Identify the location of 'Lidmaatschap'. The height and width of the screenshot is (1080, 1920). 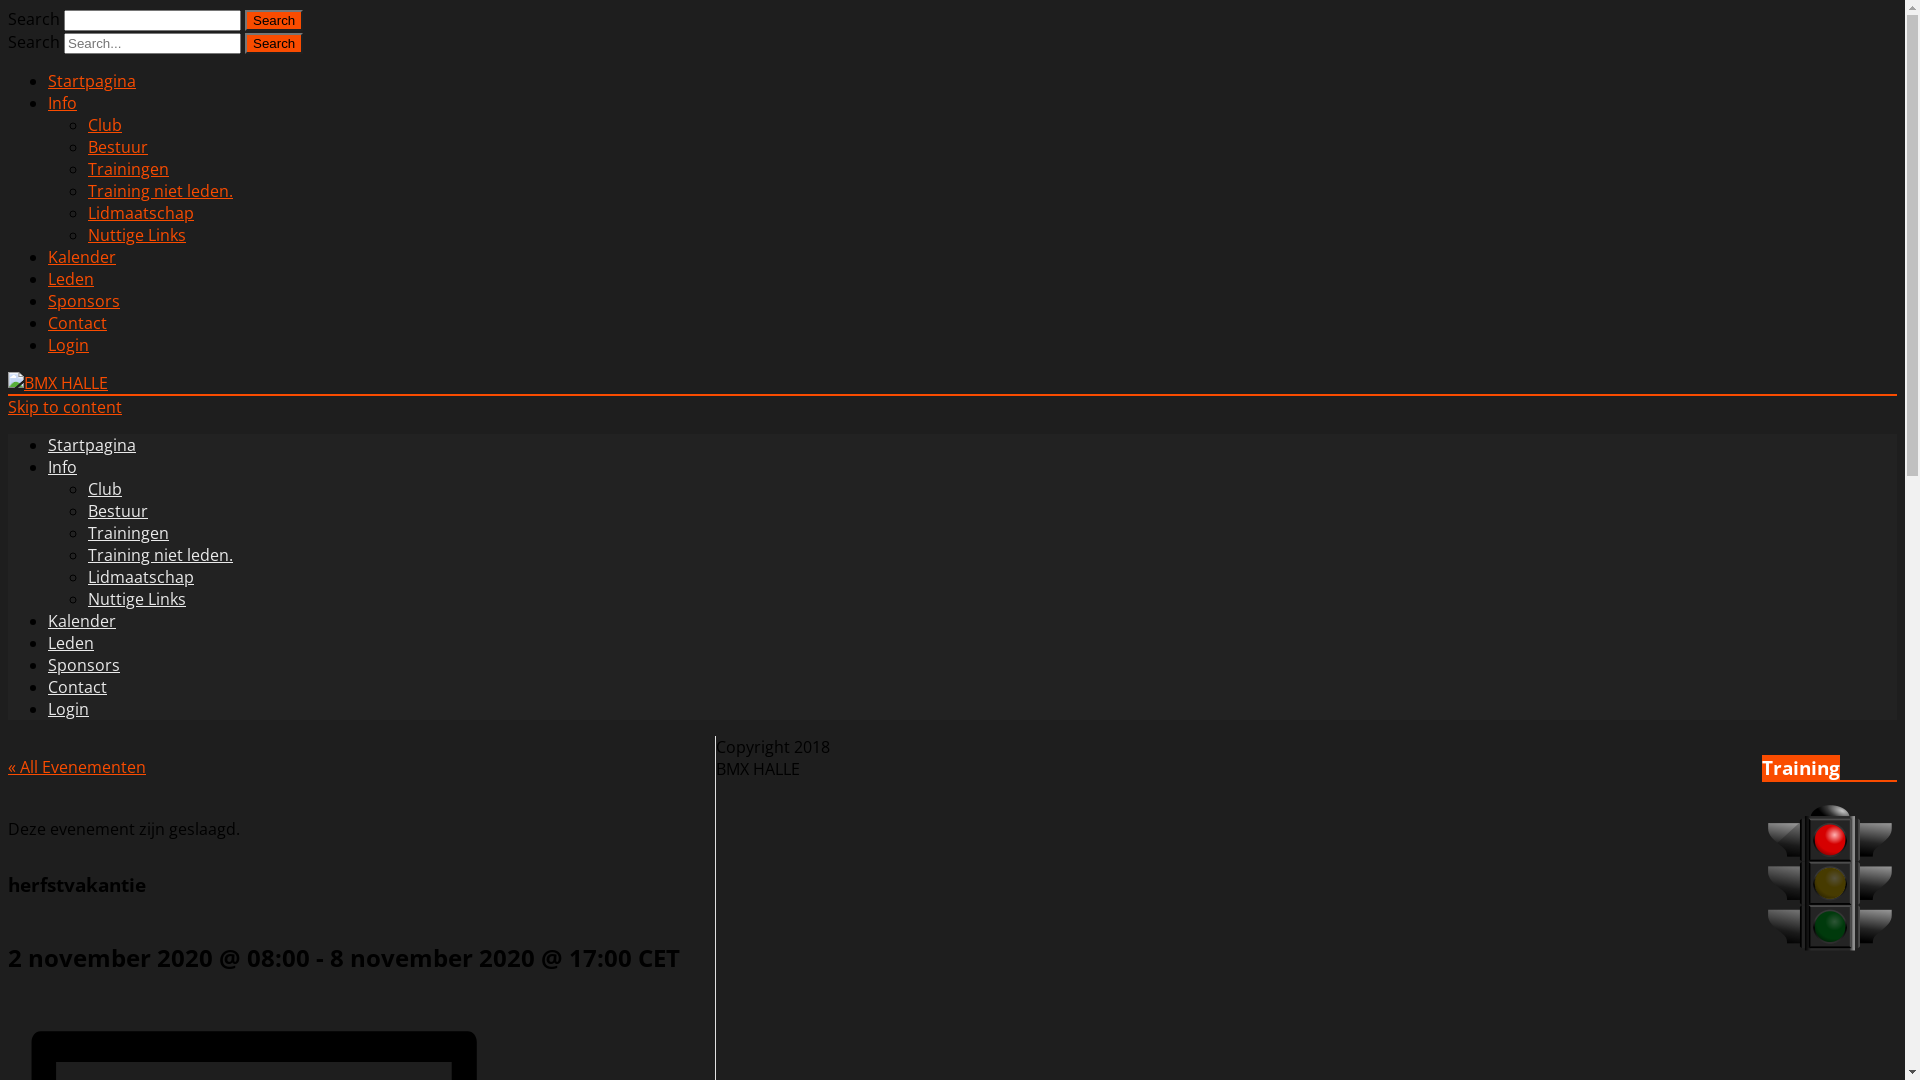
(86, 577).